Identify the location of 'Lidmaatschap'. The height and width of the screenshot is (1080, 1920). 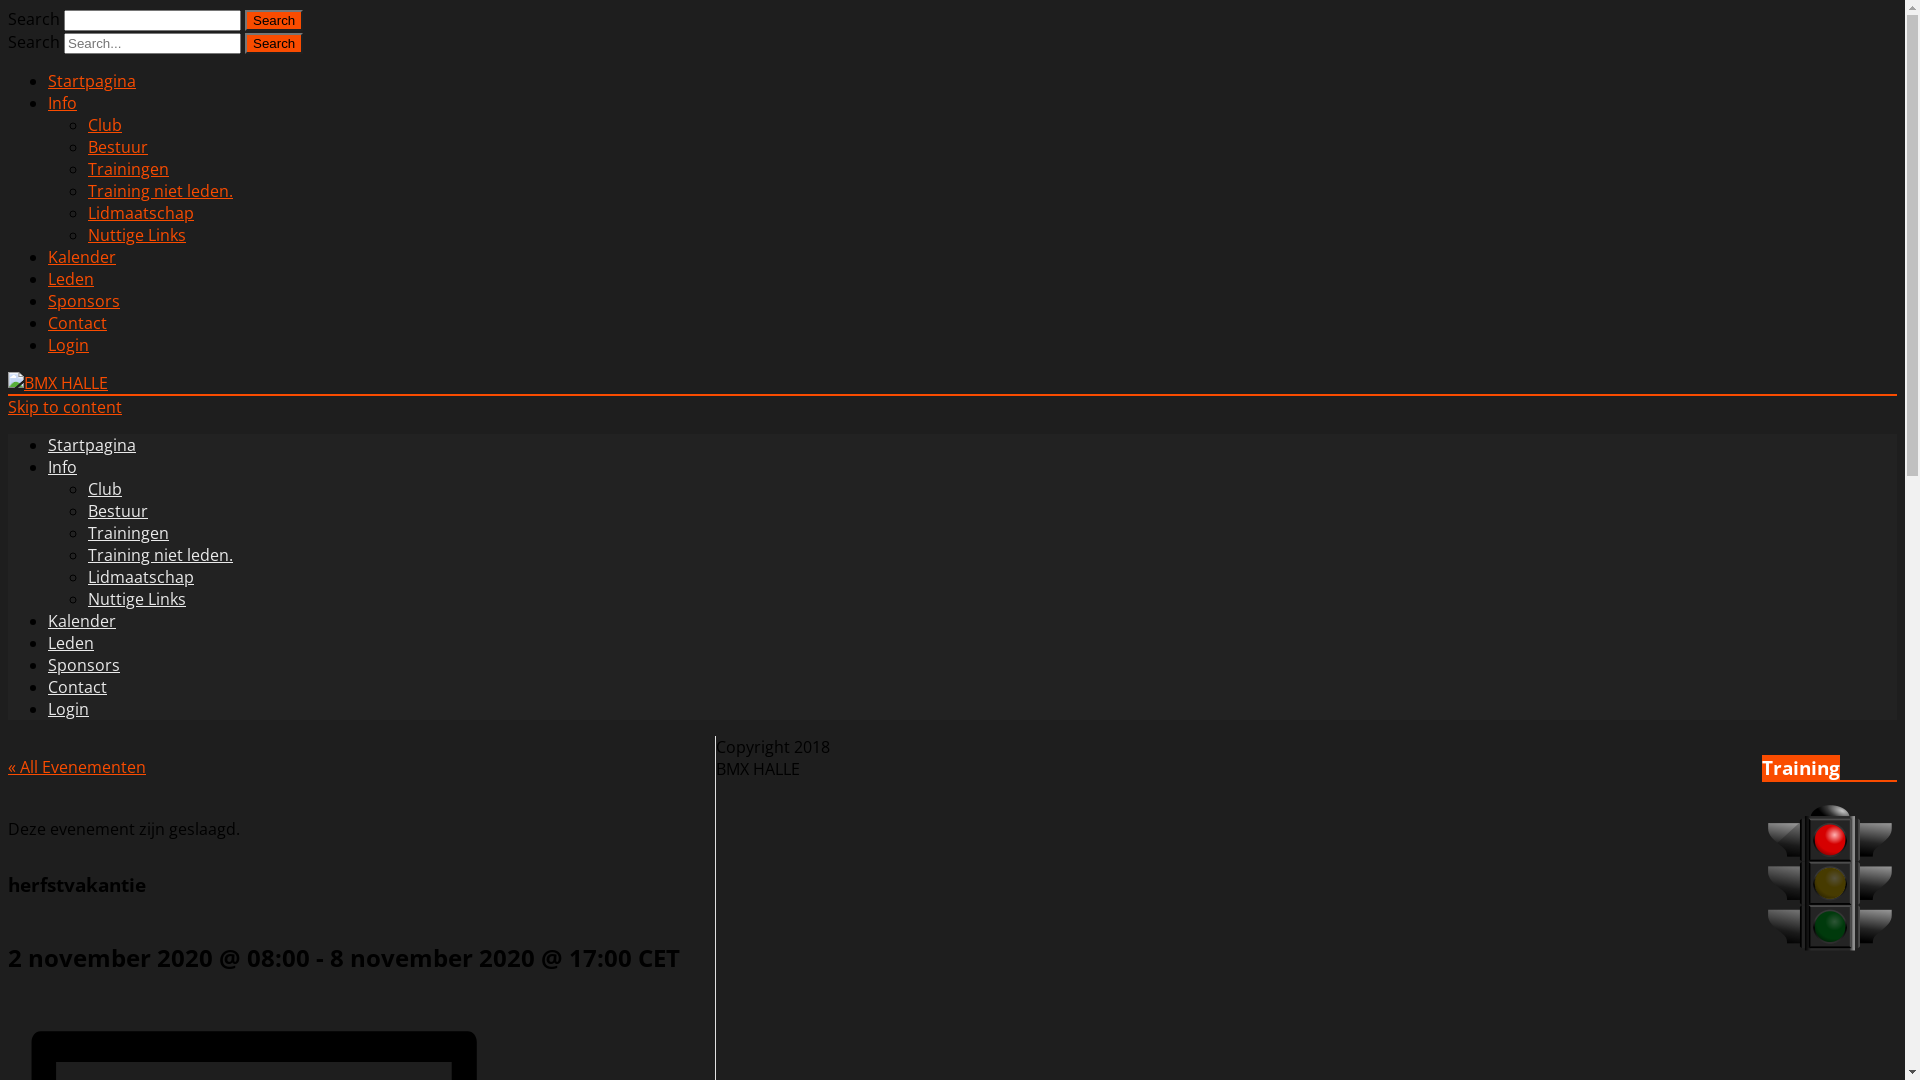
(86, 577).